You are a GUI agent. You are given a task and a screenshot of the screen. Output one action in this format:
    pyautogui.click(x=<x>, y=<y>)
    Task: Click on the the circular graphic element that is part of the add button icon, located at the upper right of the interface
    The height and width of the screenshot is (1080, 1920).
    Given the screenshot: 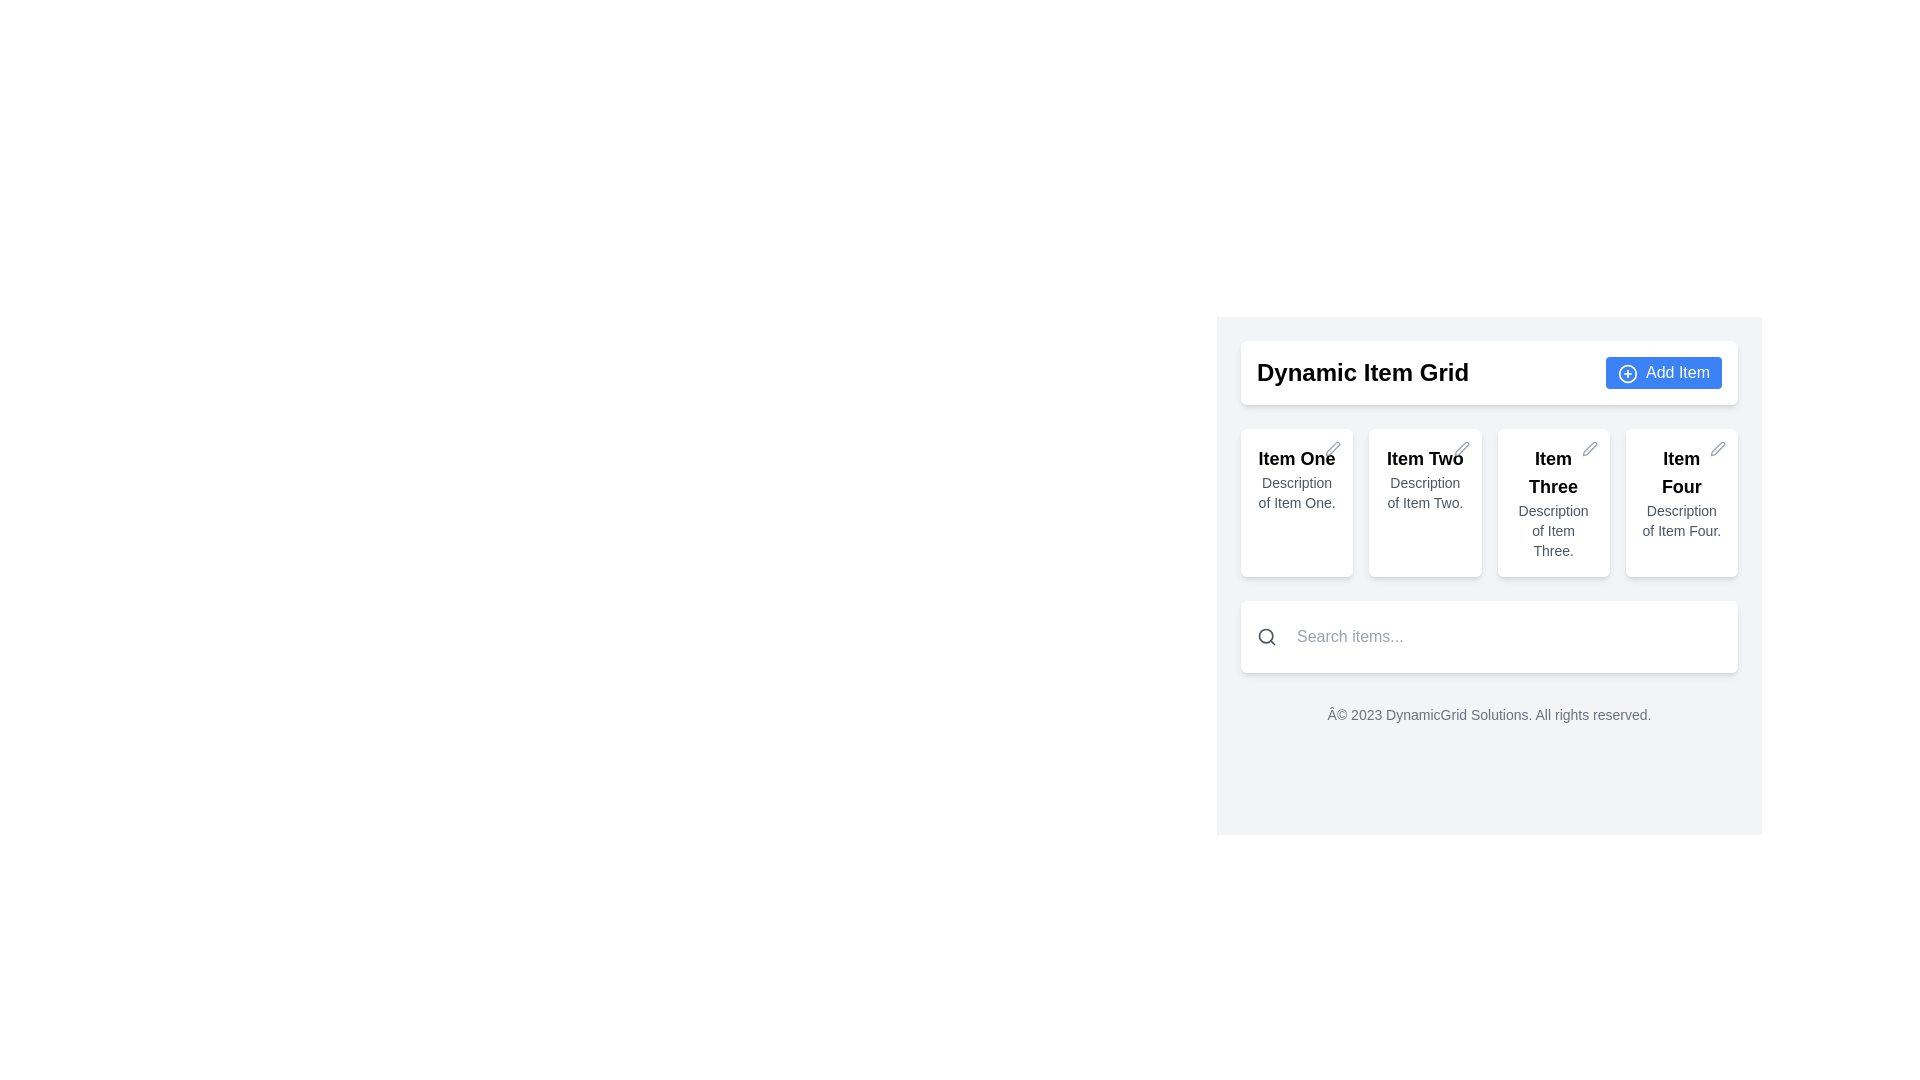 What is the action you would take?
    pyautogui.click(x=1627, y=373)
    